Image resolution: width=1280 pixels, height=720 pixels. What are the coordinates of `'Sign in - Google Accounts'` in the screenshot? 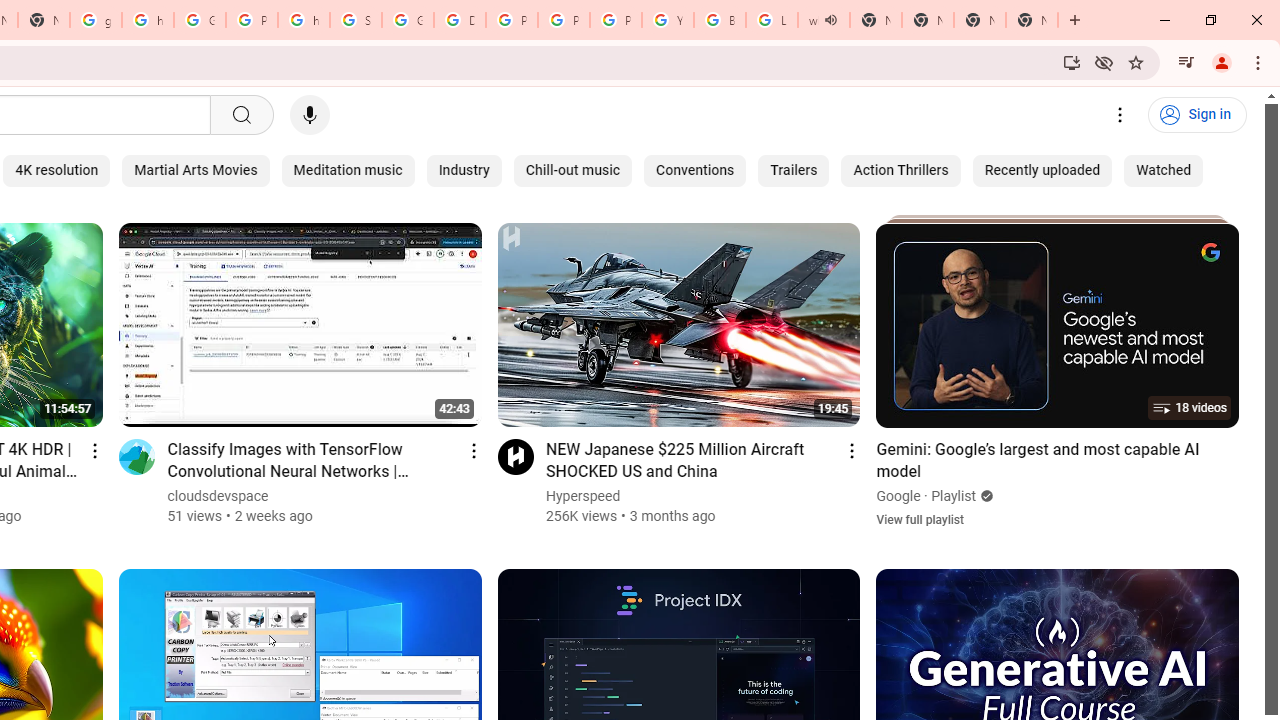 It's located at (355, 20).